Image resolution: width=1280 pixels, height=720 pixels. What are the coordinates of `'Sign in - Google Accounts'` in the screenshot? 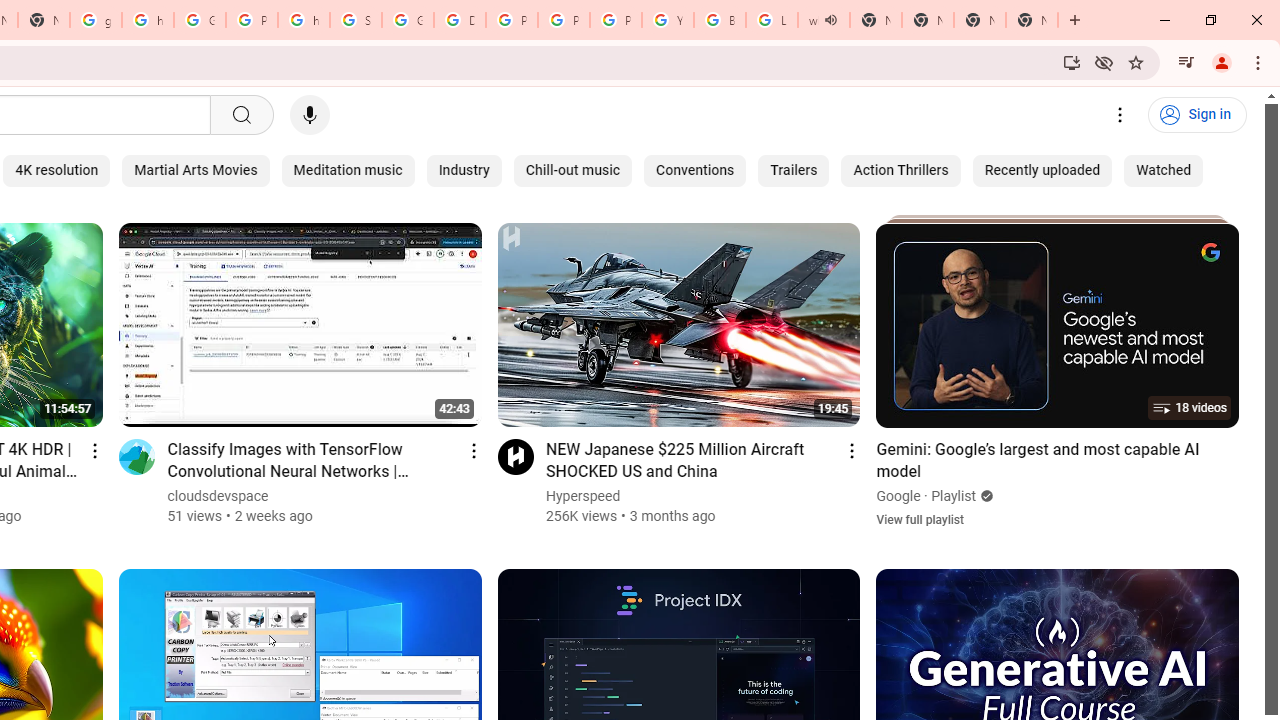 It's located at (355, 20).